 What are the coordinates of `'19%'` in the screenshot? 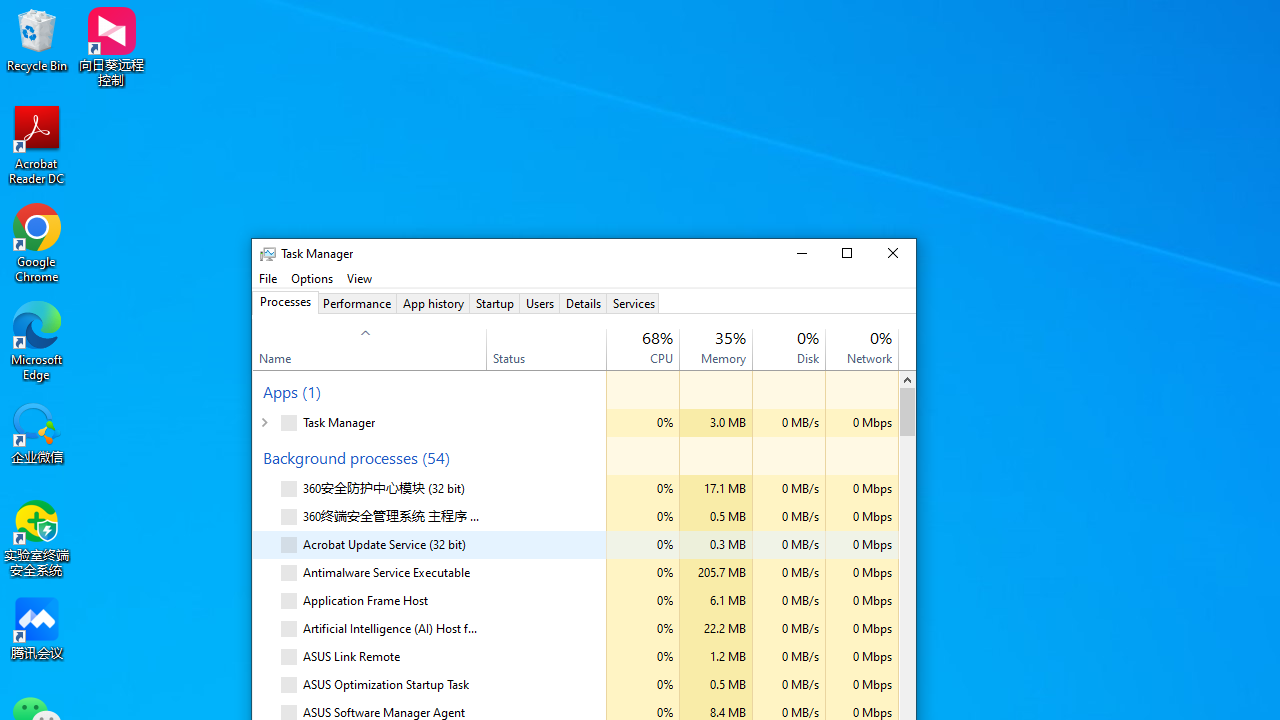 It's located at (657, 336).